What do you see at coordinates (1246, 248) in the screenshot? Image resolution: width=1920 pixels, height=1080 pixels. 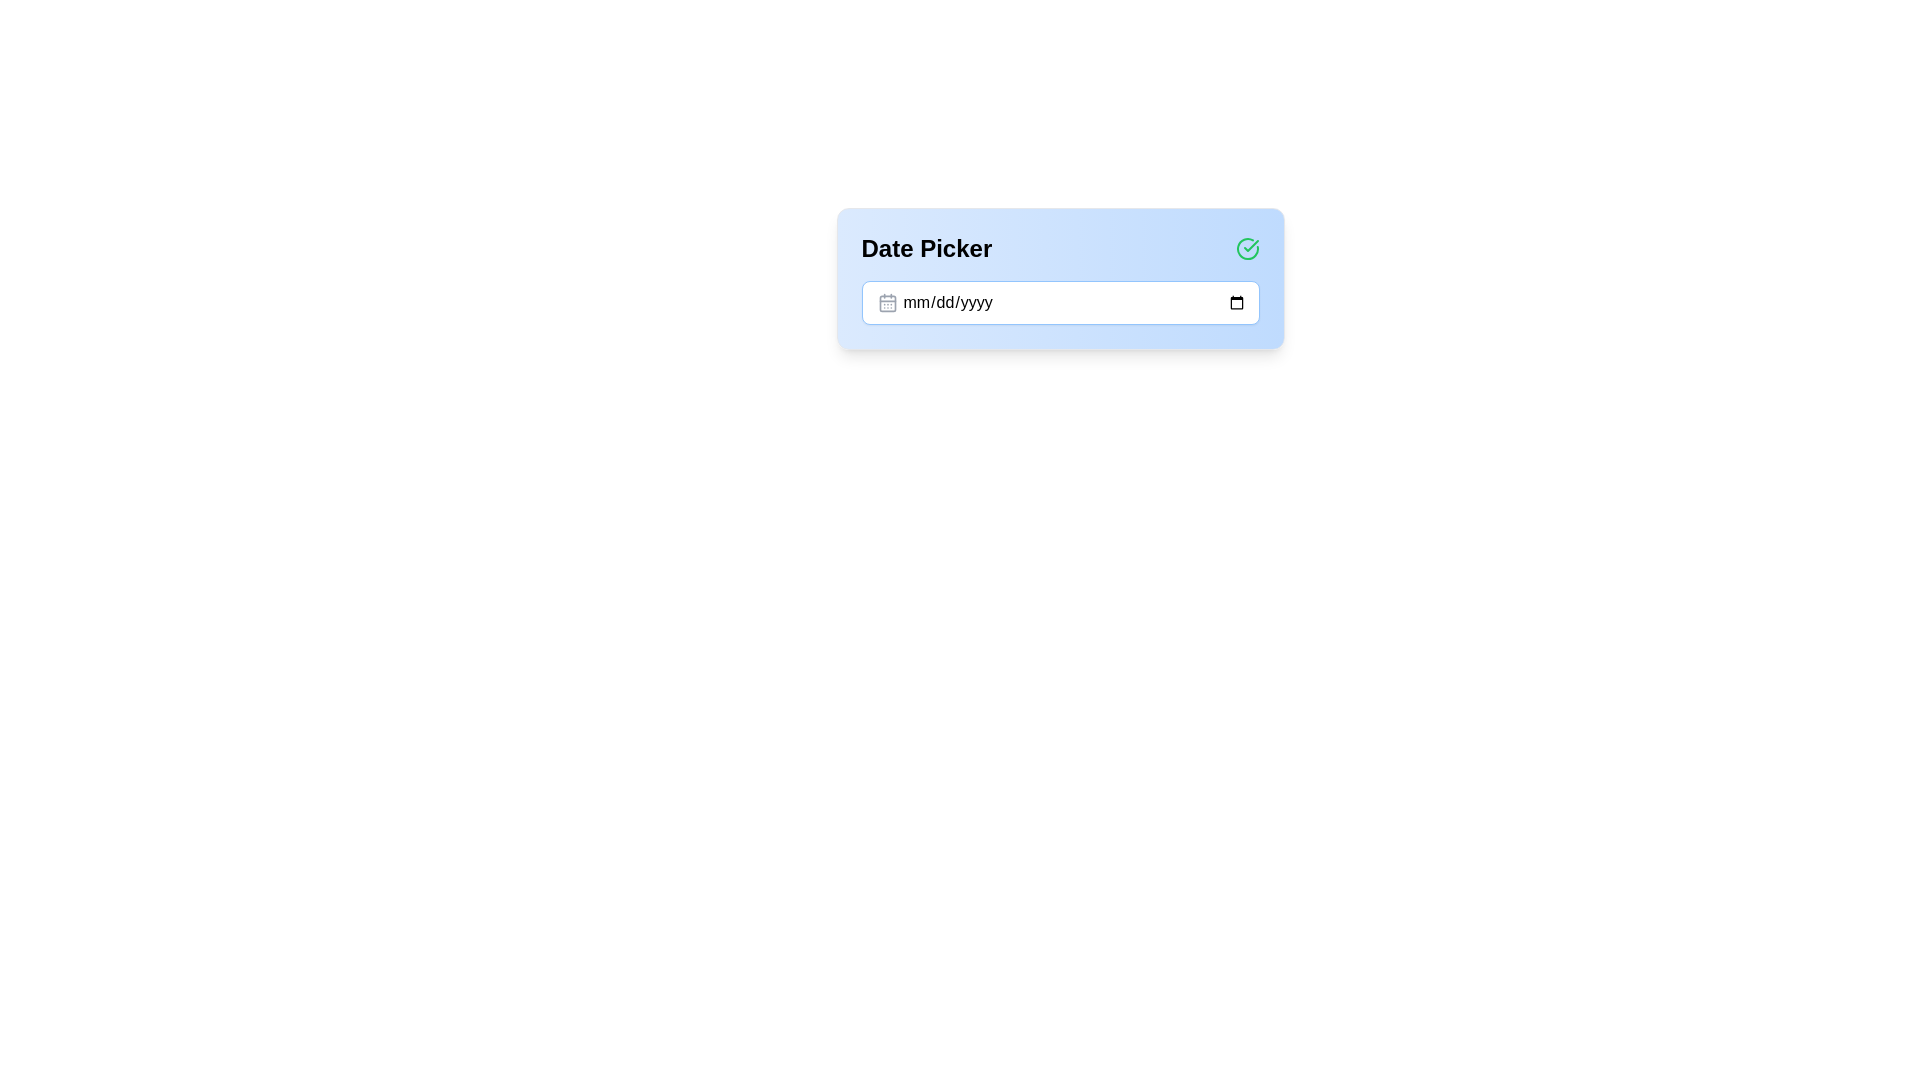 I see `the icon indicating successful date selection in the date picker interface, located to the right of the 'Date Picker' text label` at bounding box center [1246, 248].